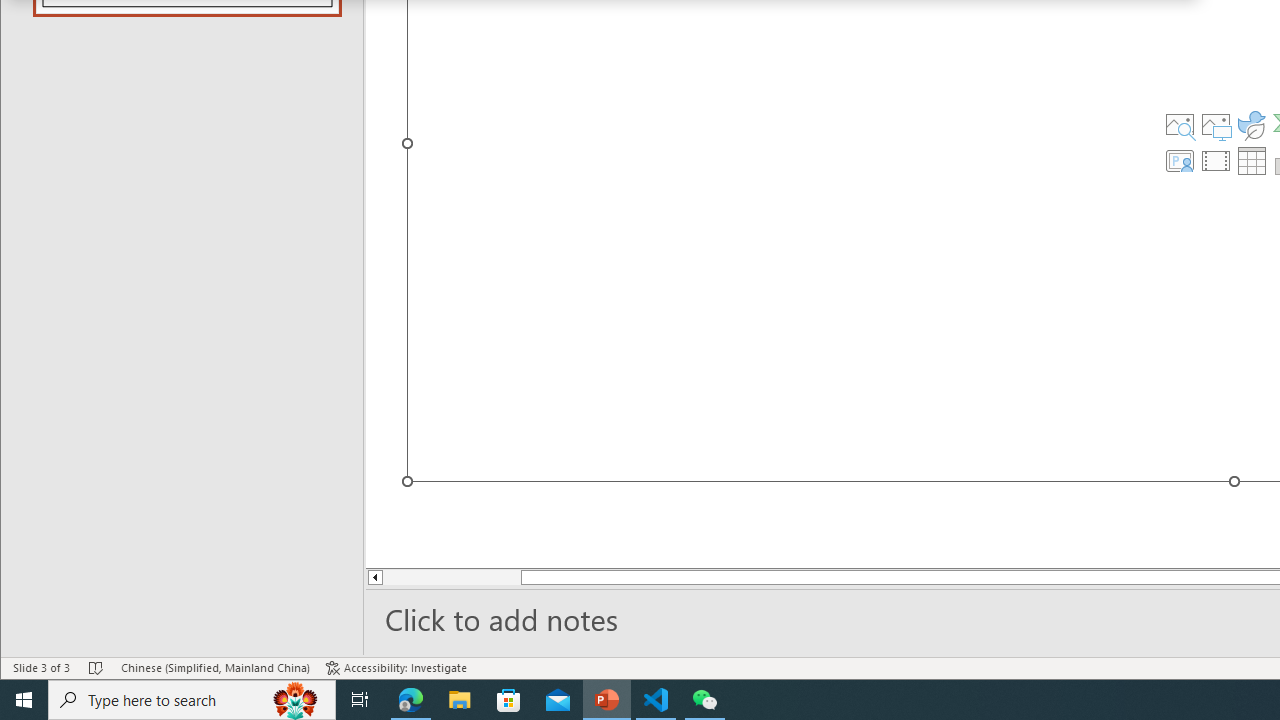 The width and height of the screenshot is (1280, 720). Describe the element at coordinates (1179, 124) in the screenshot. I see `'Stock Images'` at that location.